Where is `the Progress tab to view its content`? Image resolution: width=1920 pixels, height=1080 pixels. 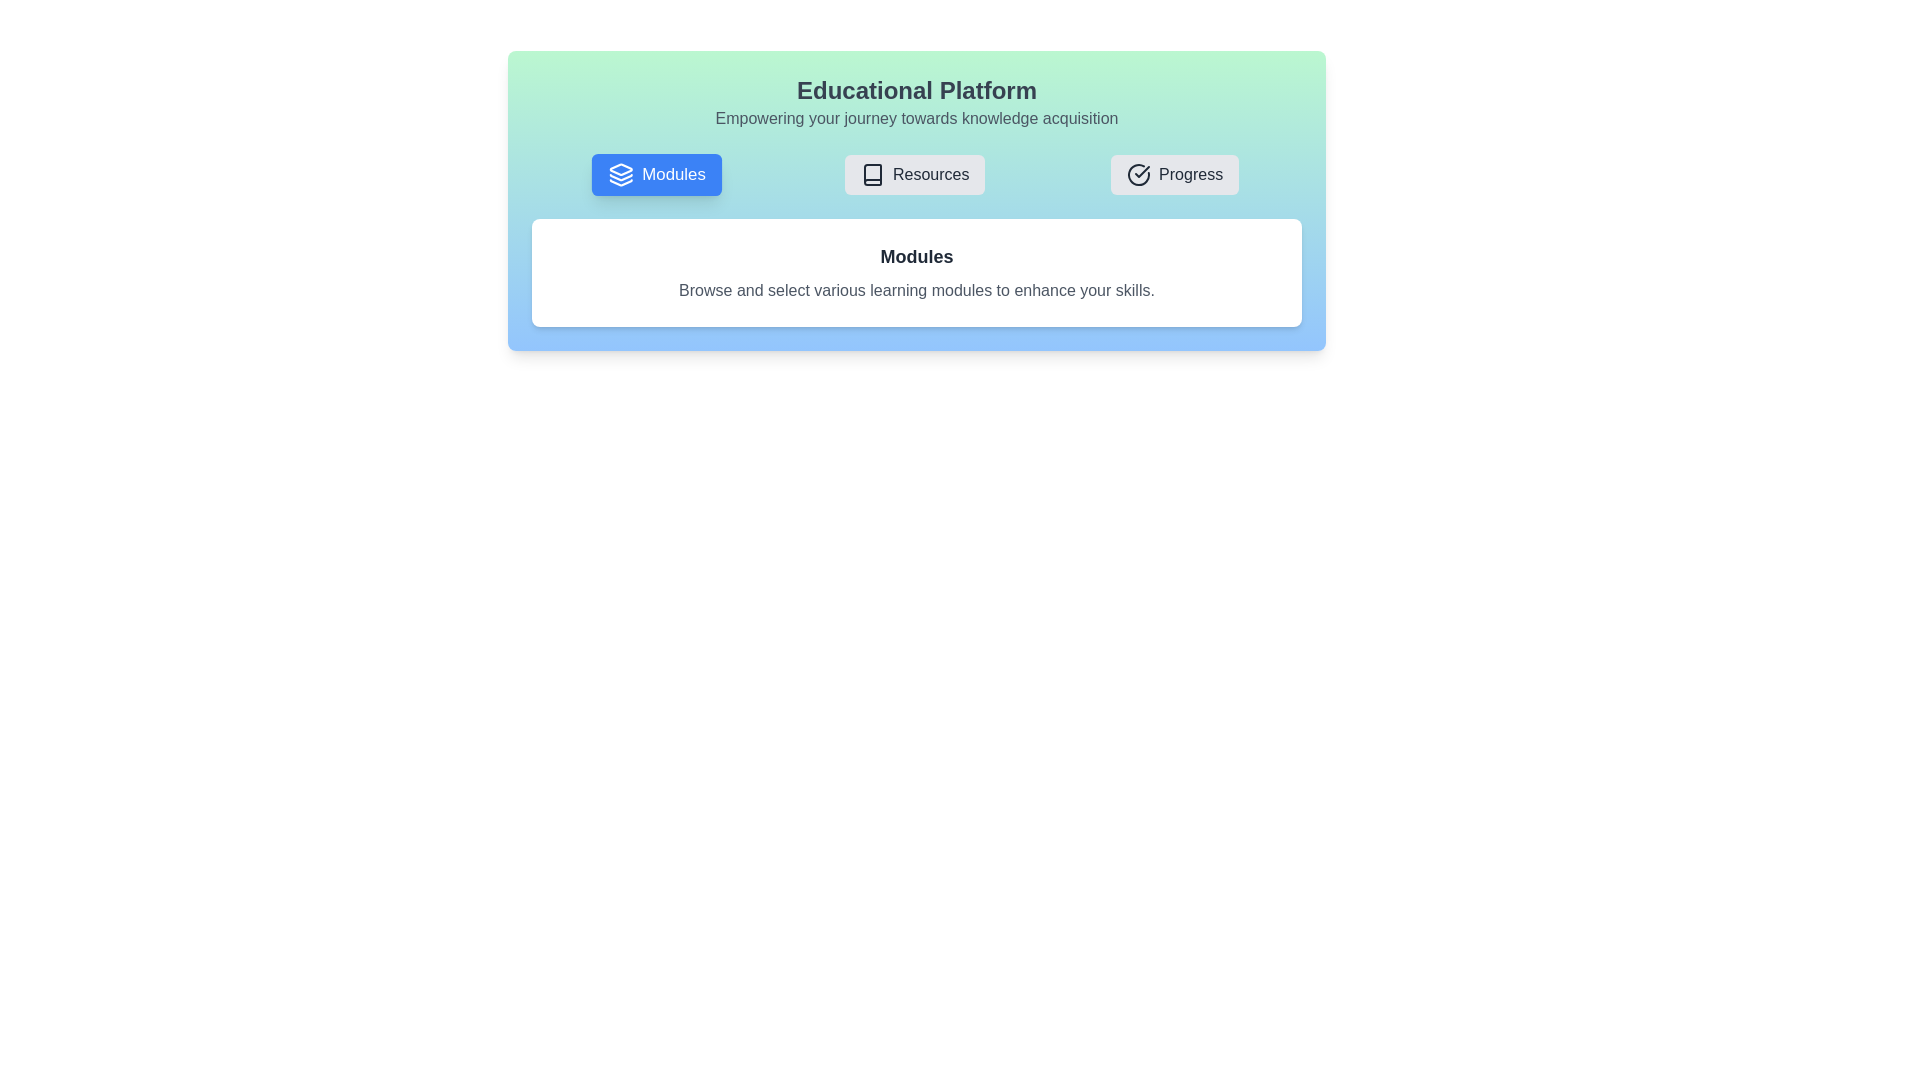 the Progress tab to view its content is located at coordinates (1175, 173).